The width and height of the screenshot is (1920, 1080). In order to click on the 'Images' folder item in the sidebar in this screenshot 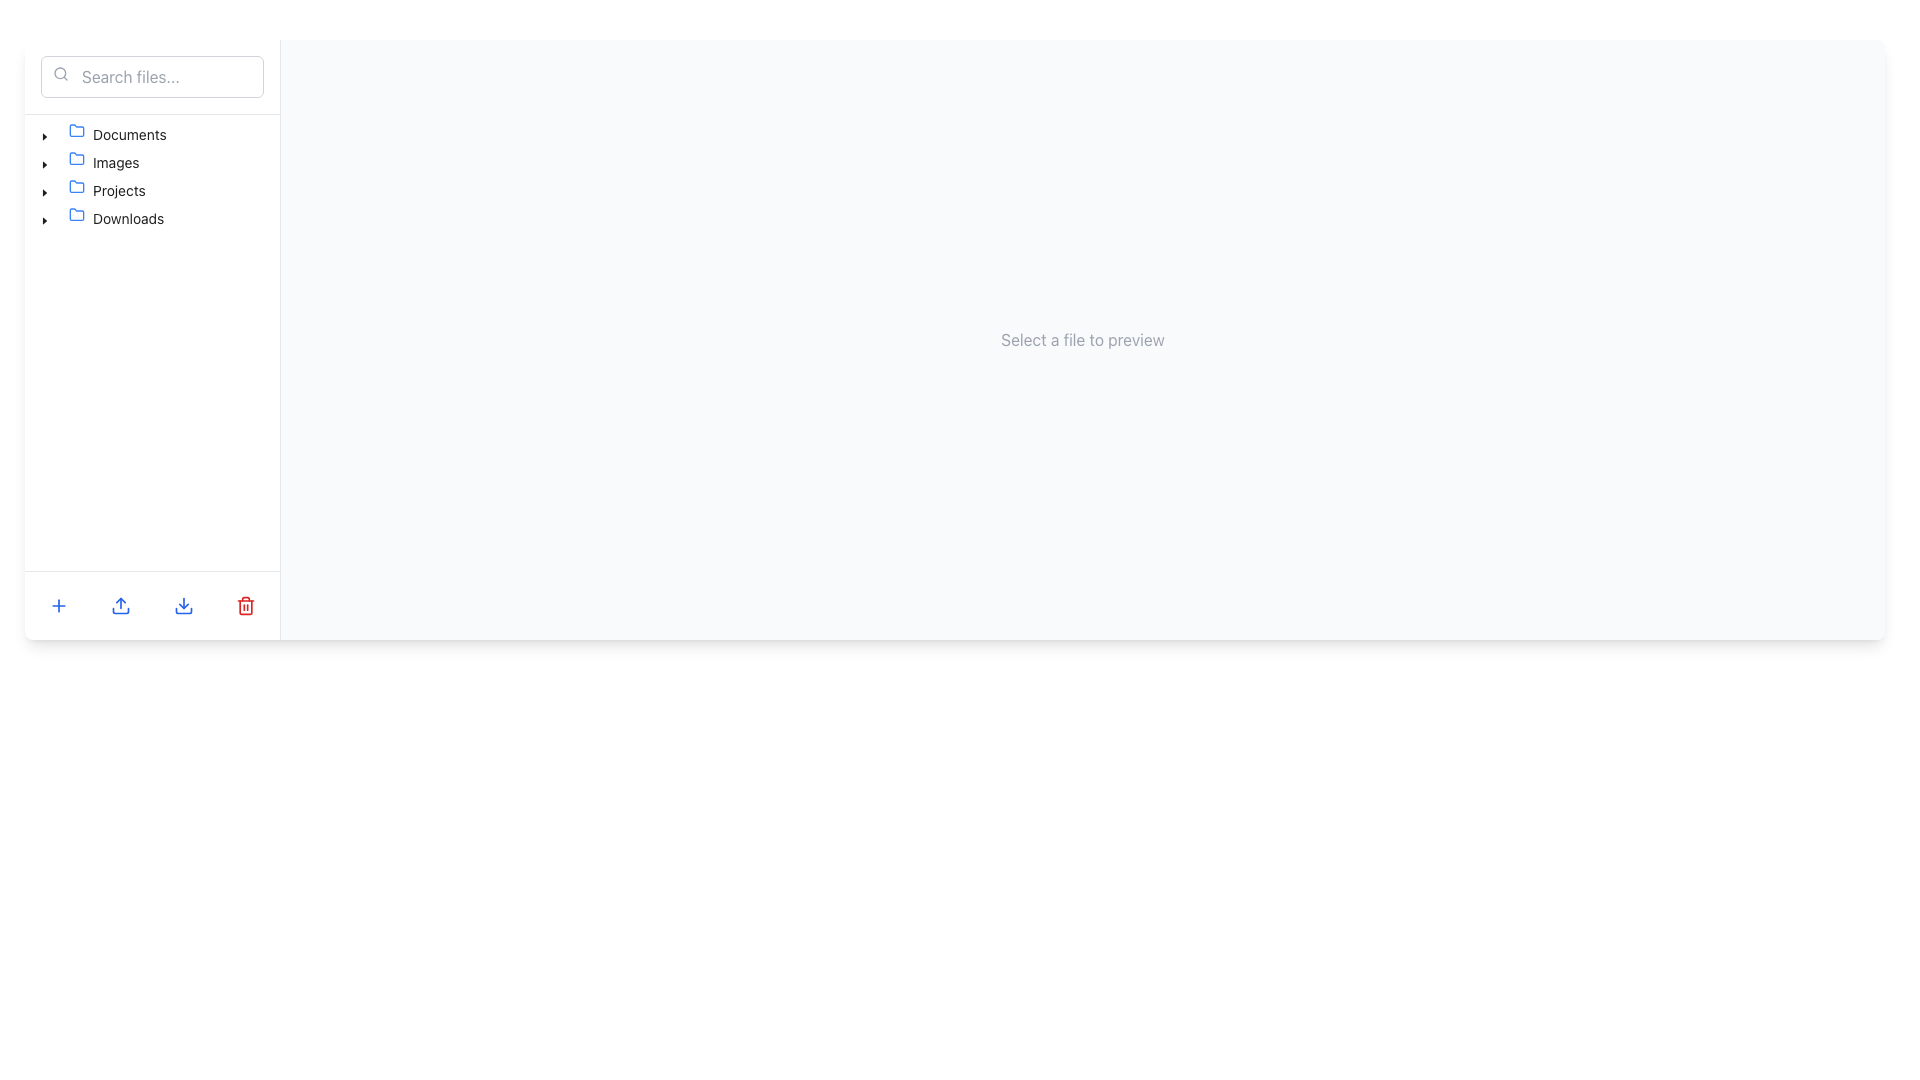, I will do `click(103, 161)`.